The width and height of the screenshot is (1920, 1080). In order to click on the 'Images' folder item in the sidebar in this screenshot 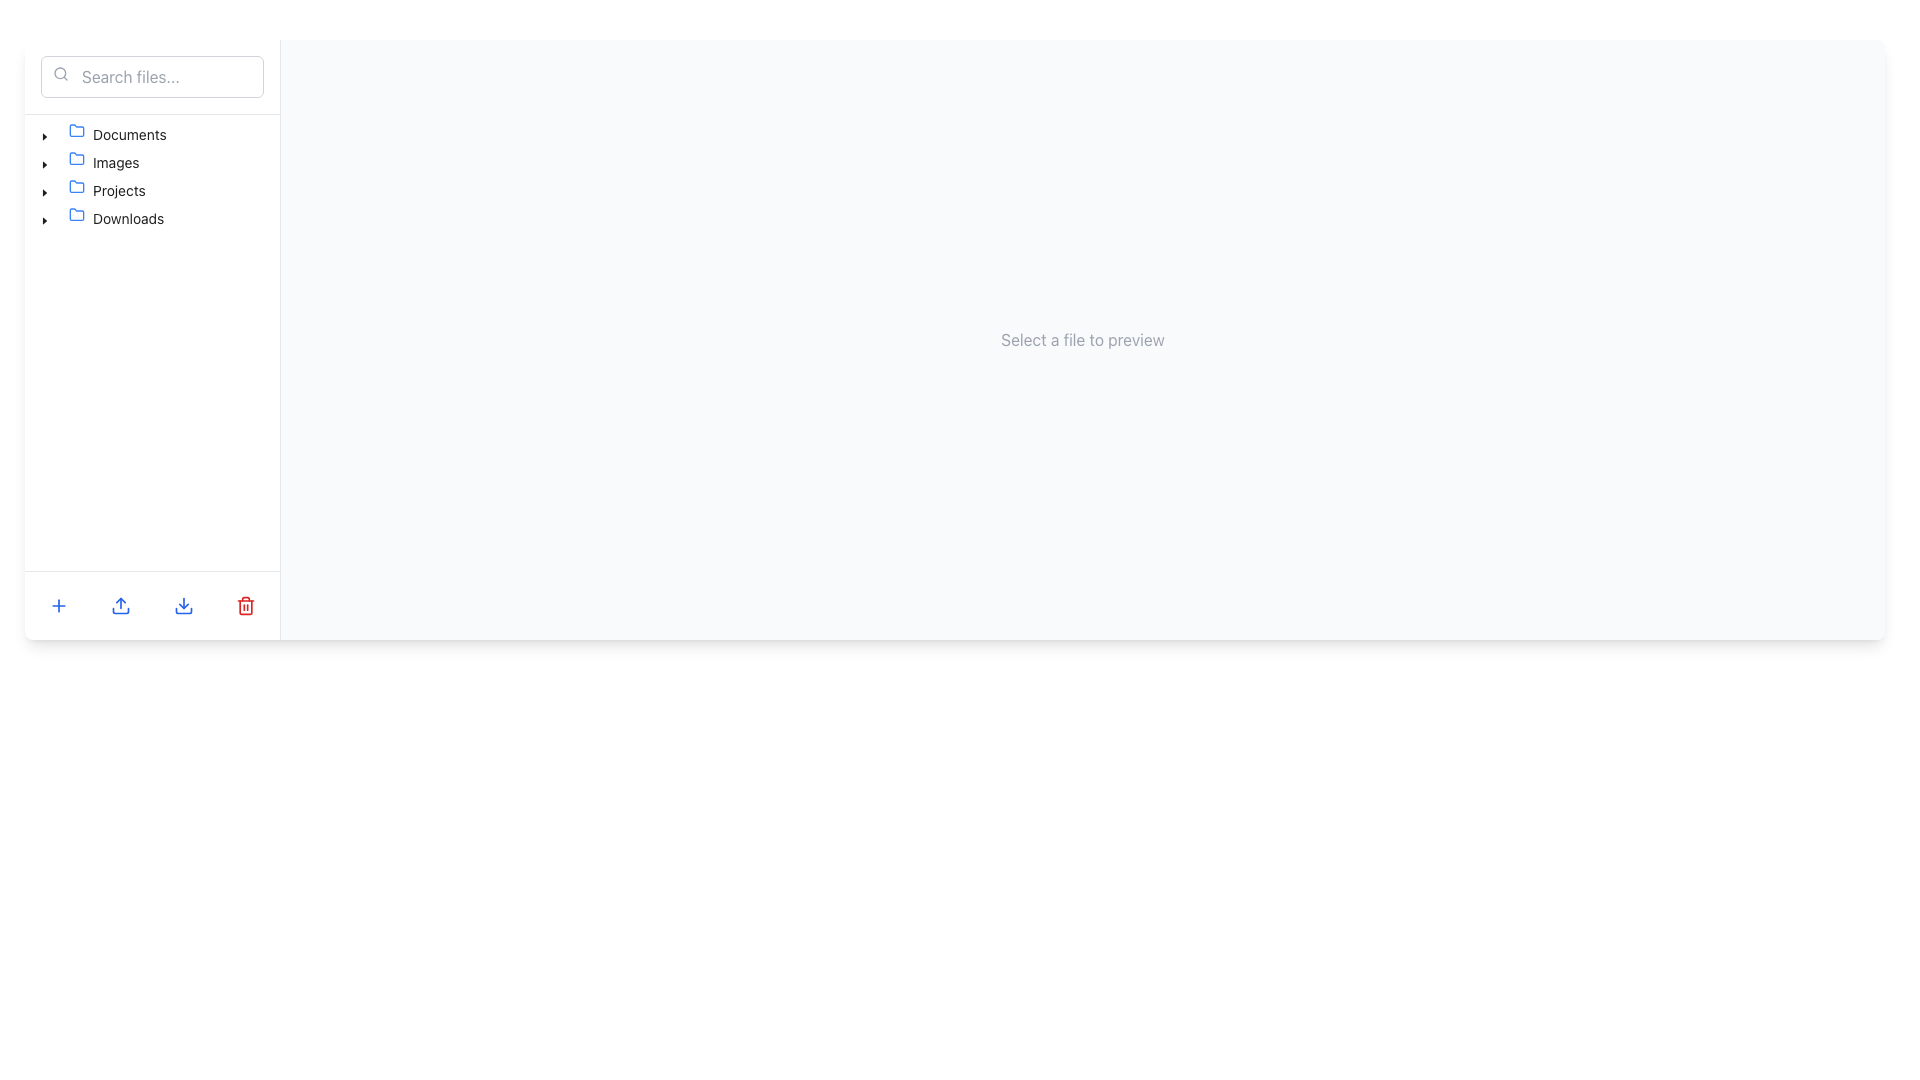, I will do `click(103, 161)`.